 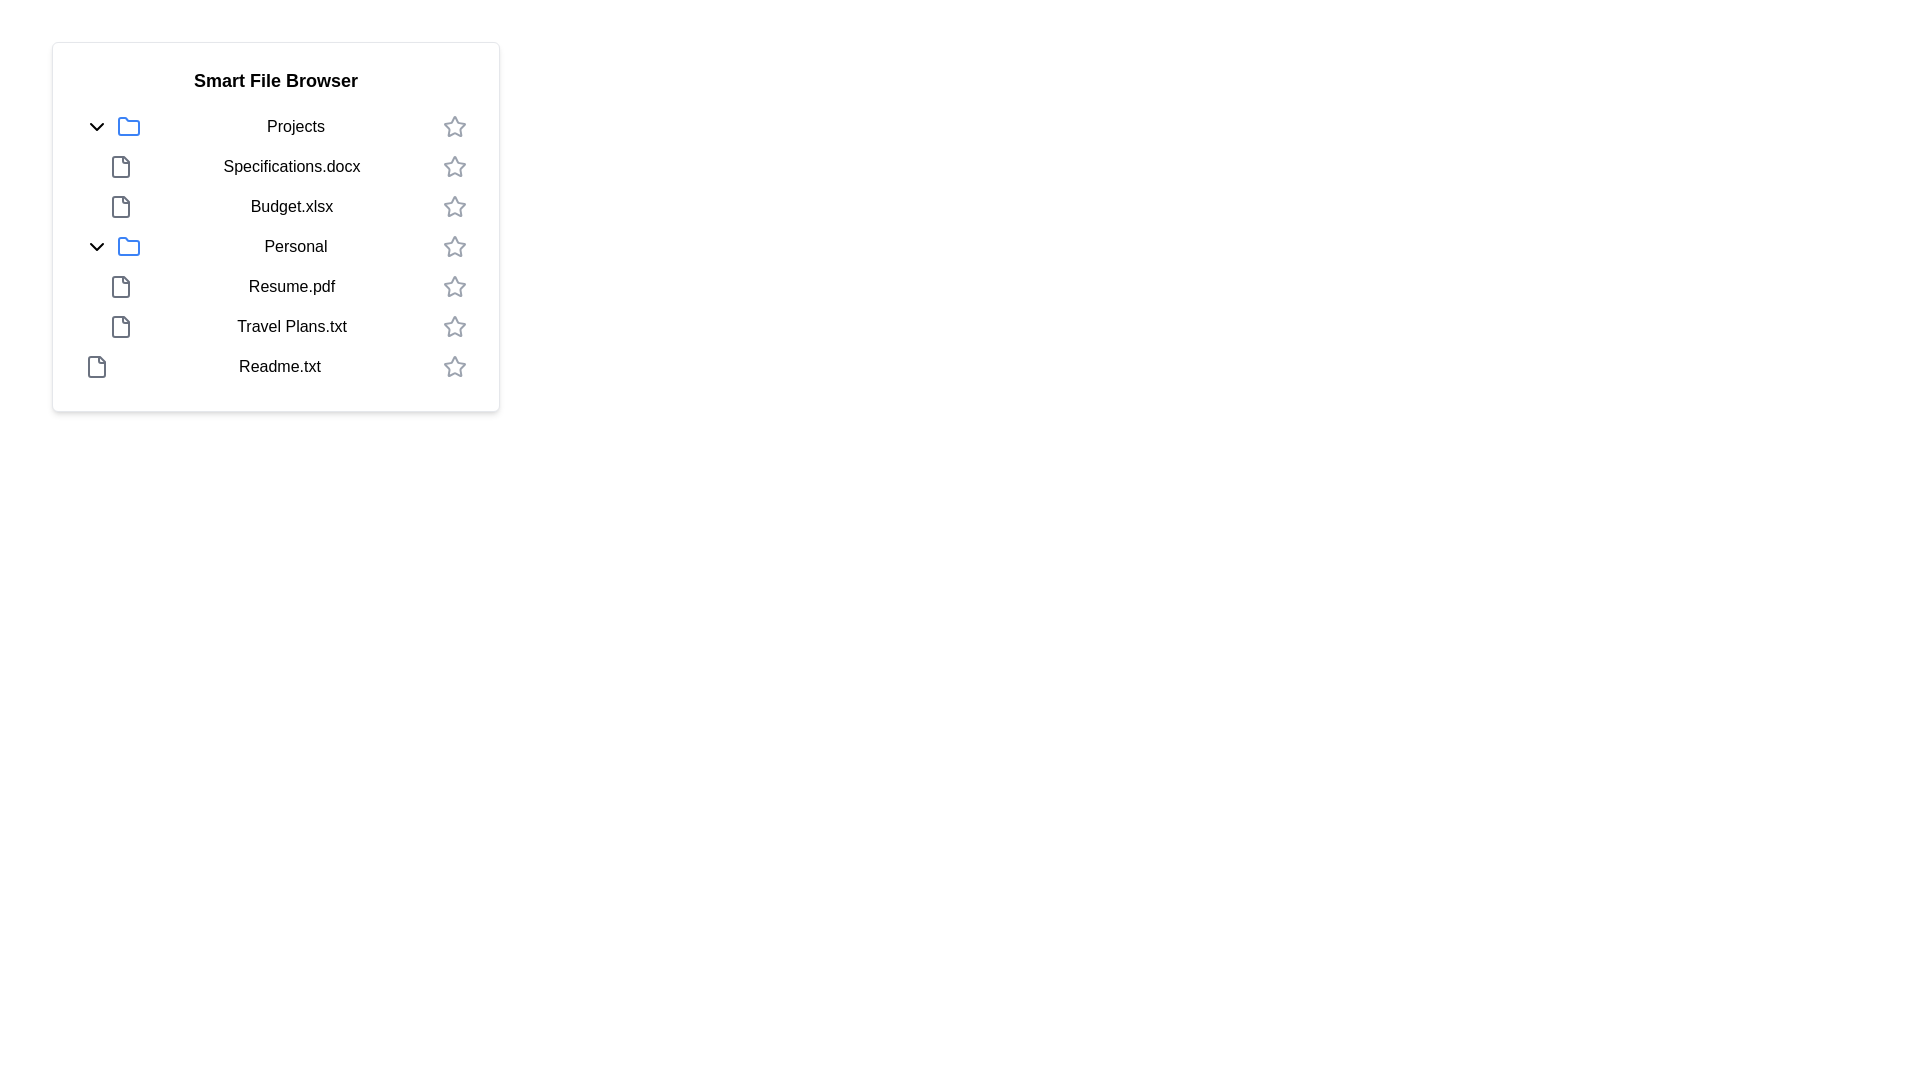 I want to click on the 'Personal' text label in the file browser, so click(x=295, y=245).